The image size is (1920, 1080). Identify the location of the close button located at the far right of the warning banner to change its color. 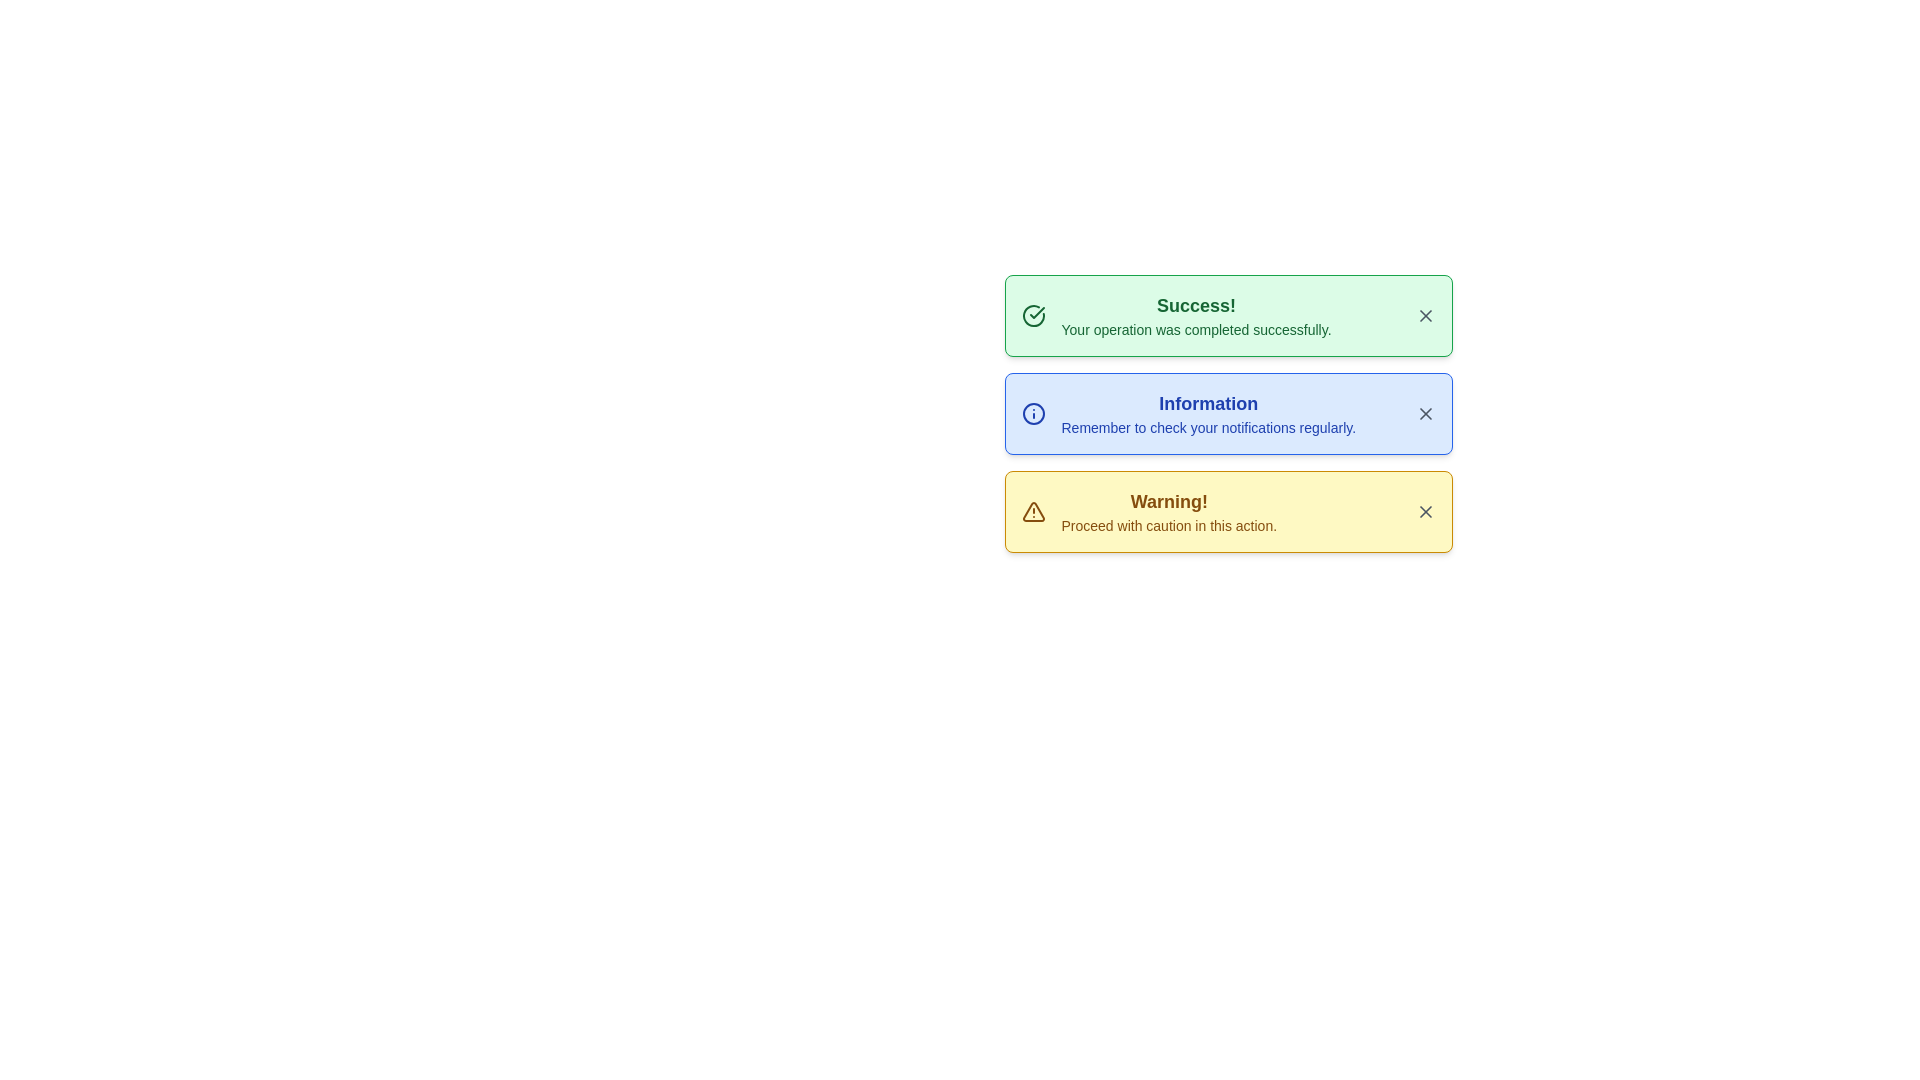
(1424, 511).